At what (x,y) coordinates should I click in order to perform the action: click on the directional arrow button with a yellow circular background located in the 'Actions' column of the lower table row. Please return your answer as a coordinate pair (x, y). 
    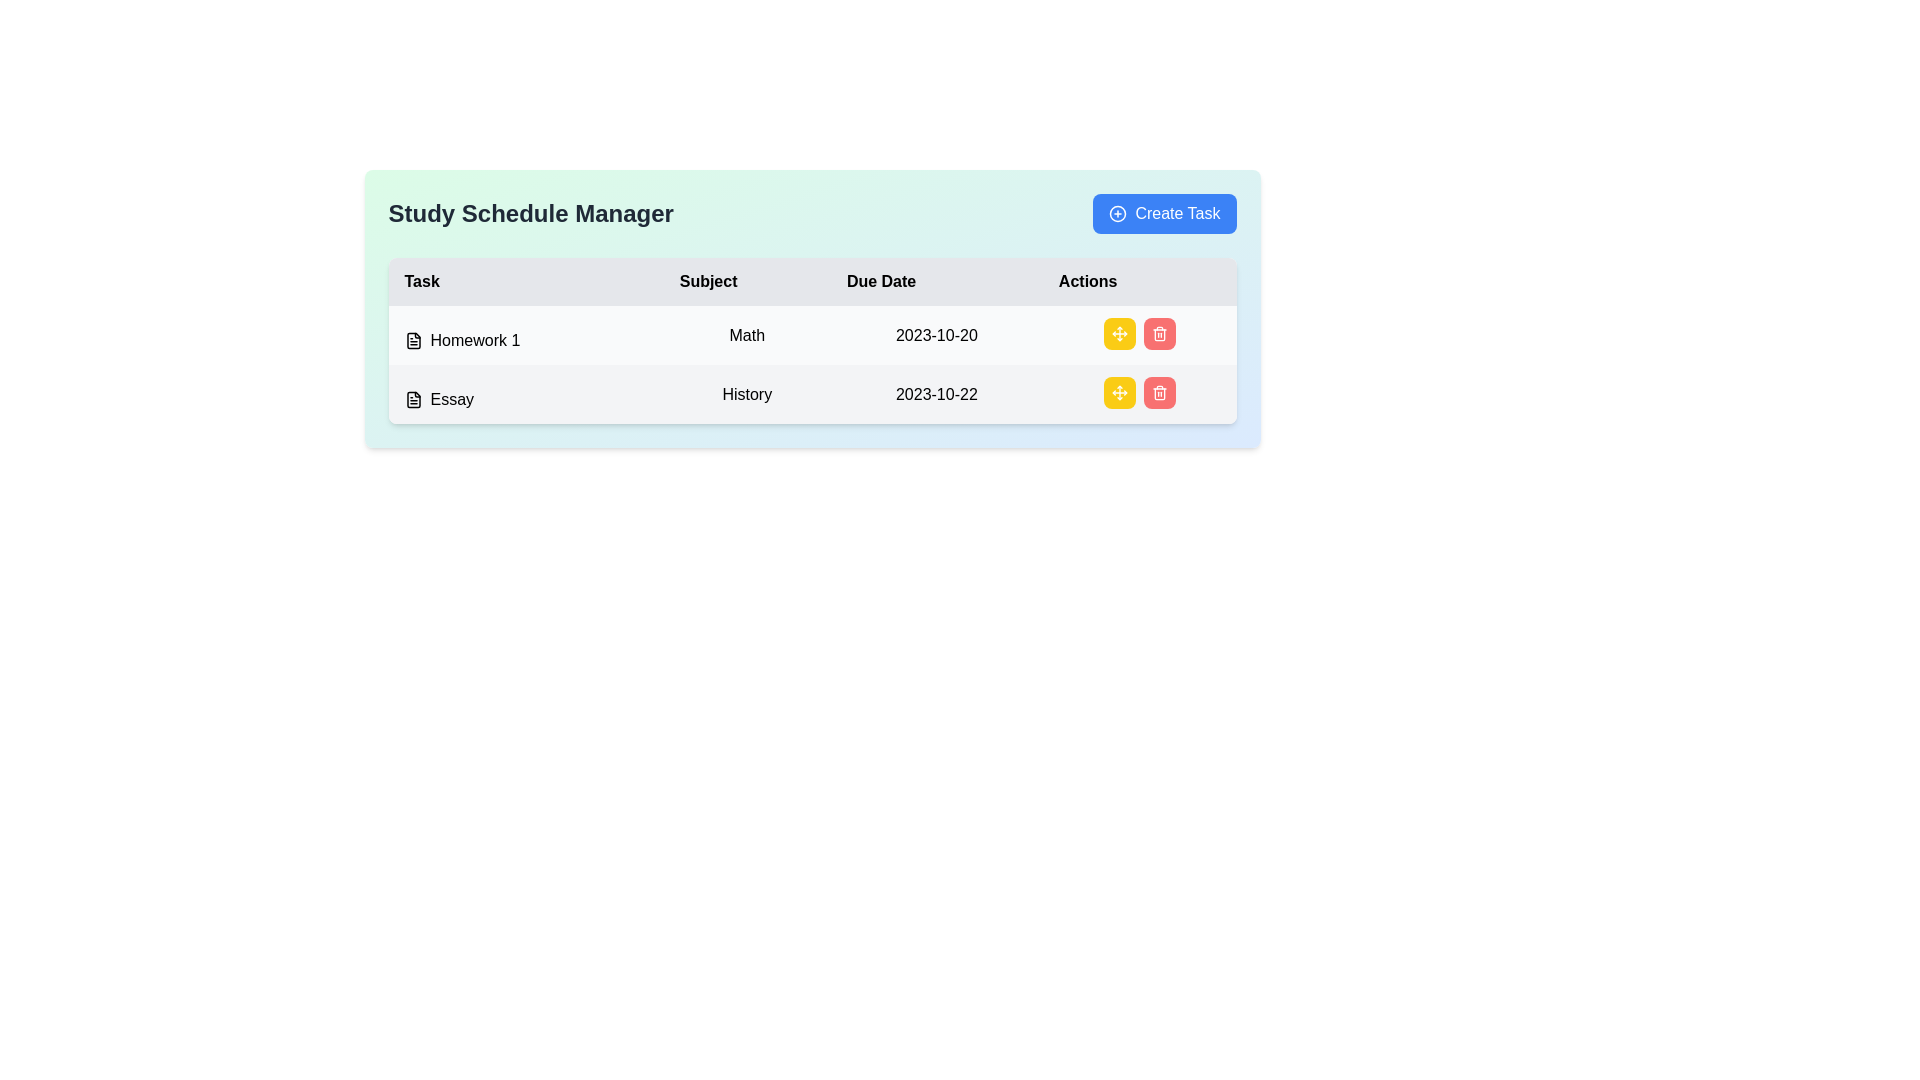
    Looking at the image, I should click on (1118, 333).